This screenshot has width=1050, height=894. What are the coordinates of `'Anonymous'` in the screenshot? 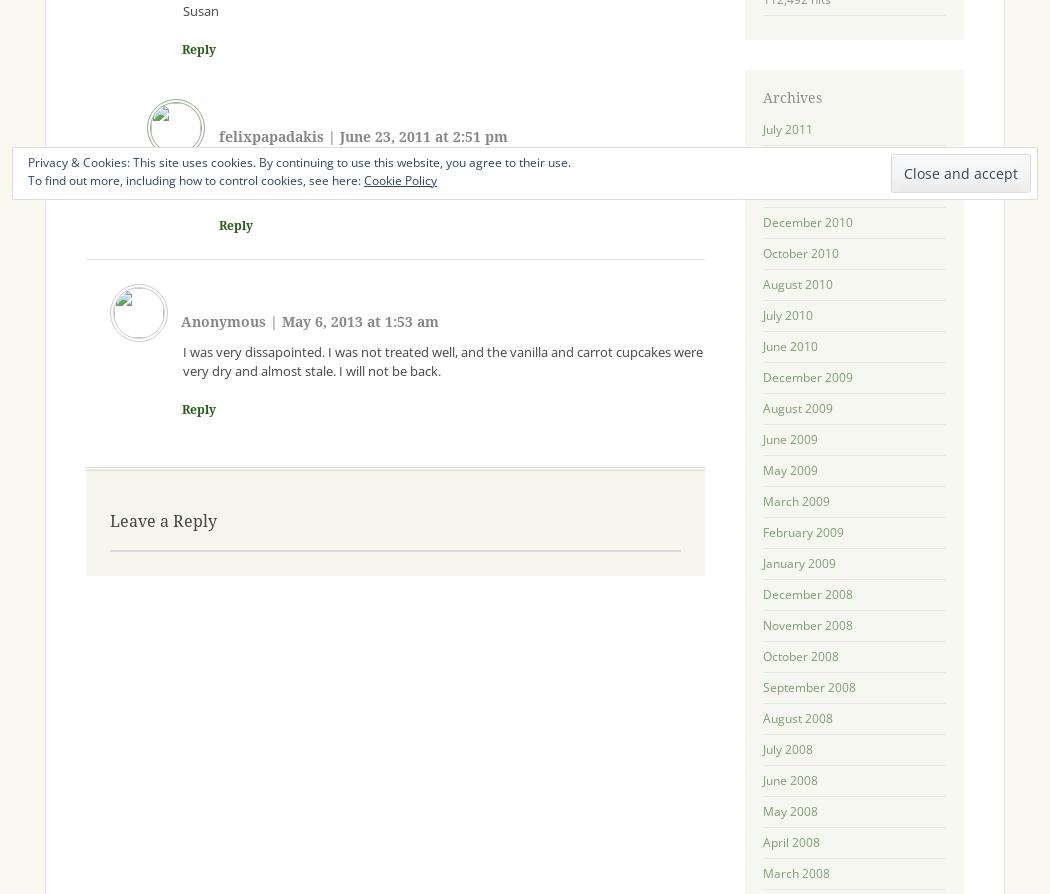 It's located at (181, 320).